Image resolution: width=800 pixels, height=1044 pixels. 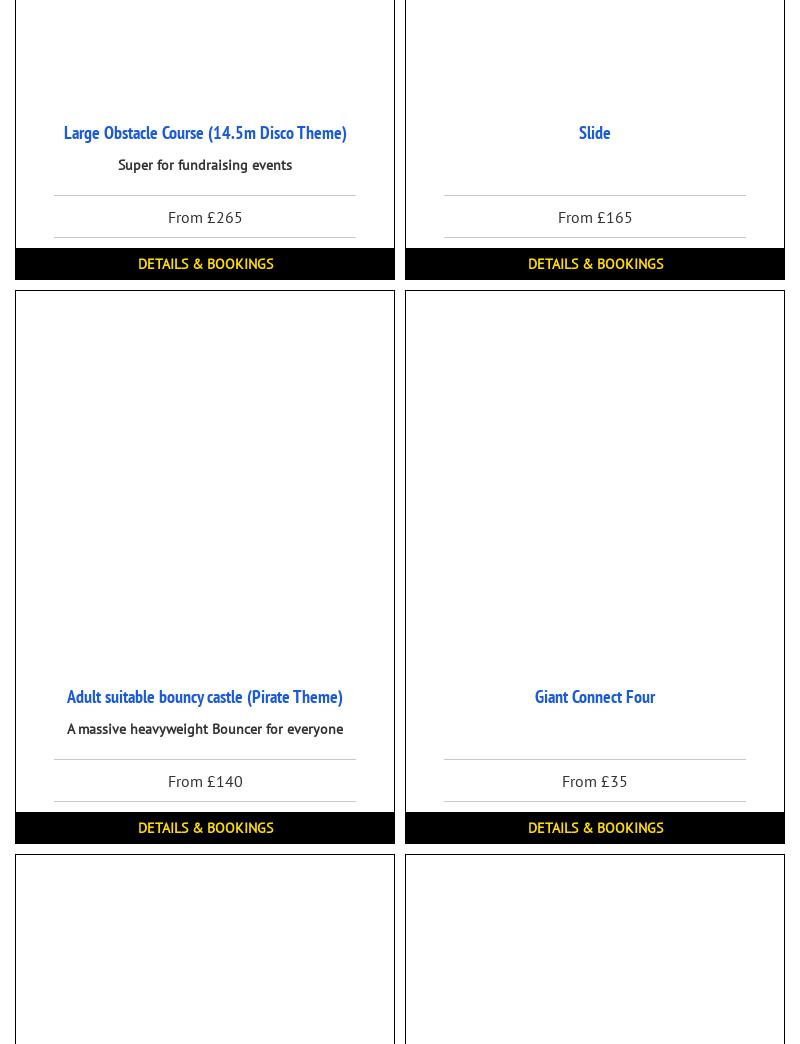 What do you see at coordinates (204, 131) in the screenshot?
I see `'Large Obstacle Course (14.5m Disco Theme)'` at bounding box center [204, 131].